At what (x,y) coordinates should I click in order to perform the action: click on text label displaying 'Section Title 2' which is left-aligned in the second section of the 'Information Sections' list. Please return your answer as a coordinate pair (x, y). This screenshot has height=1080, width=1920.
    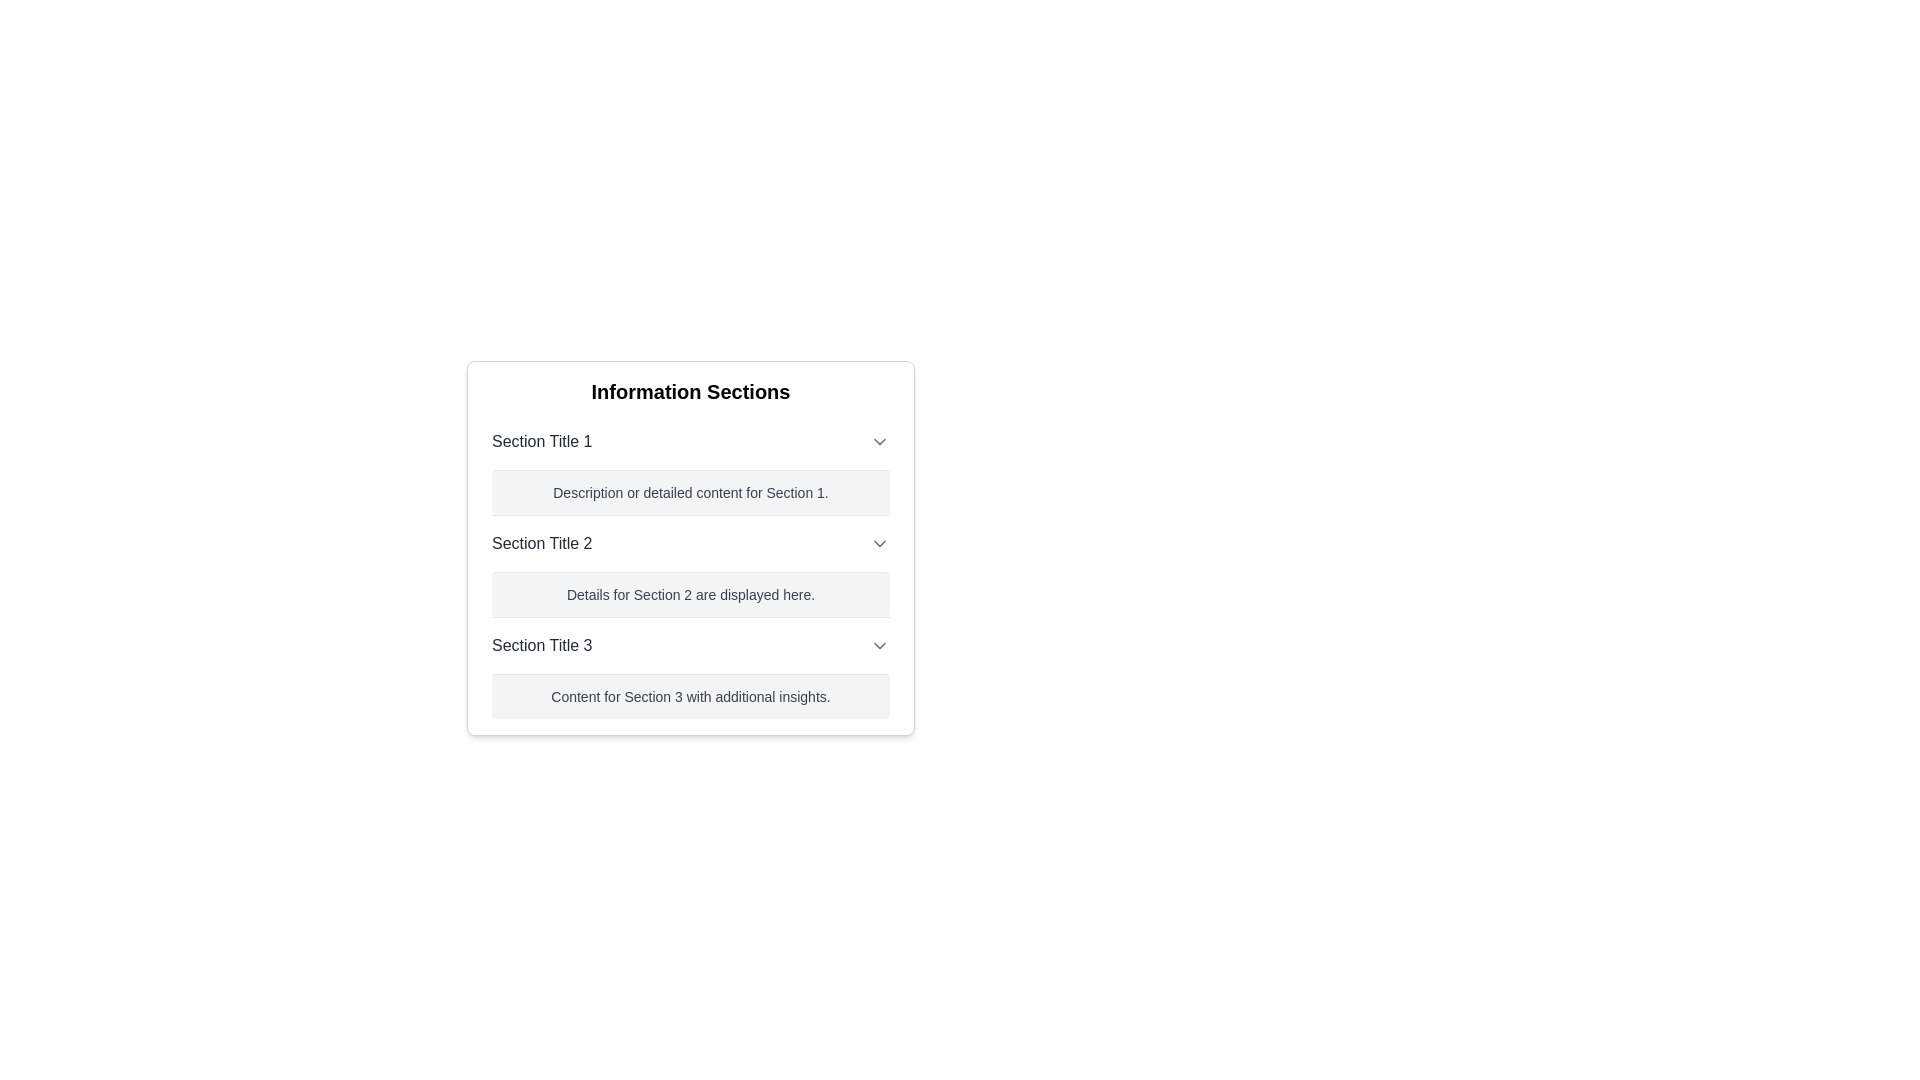
    Looking at the image, I should click on (542, 543).